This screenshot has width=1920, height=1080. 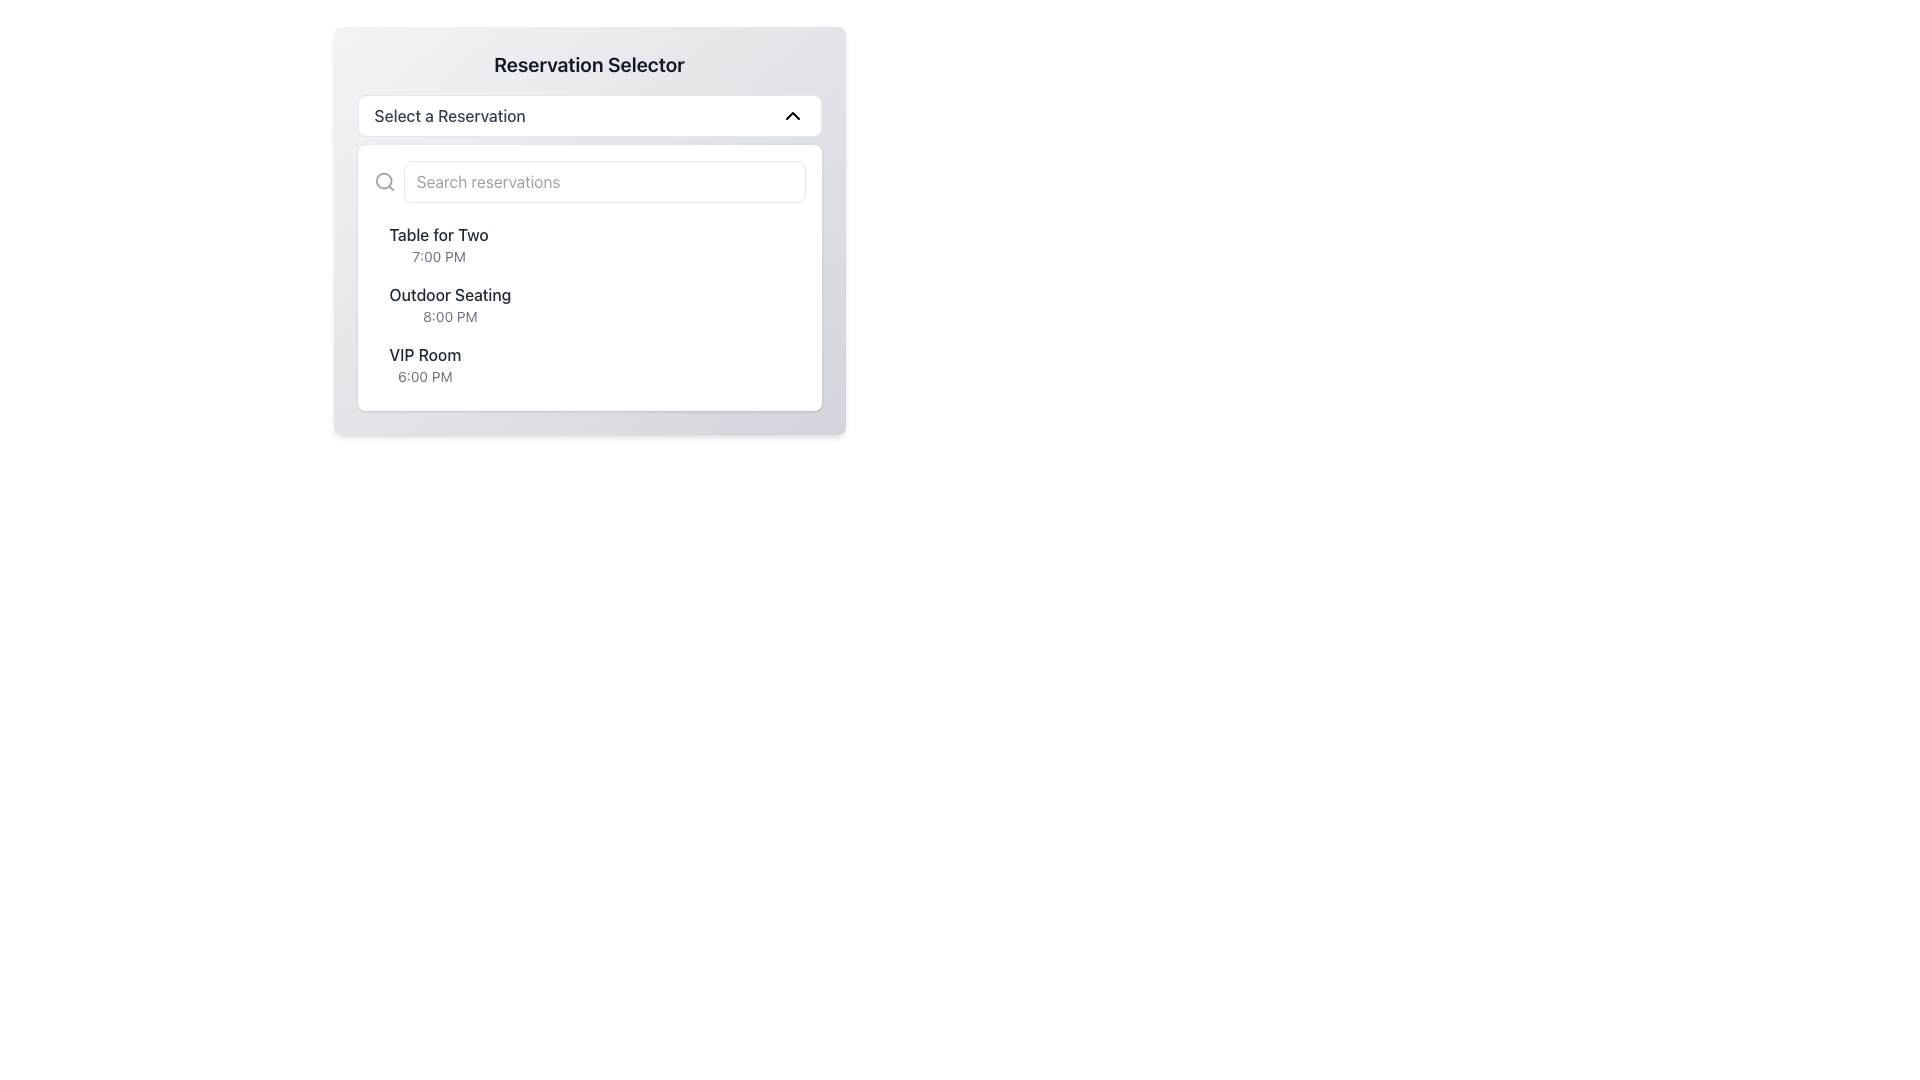 What do you see at coordinates (588, 181) in the screenshot?
I see `the search bar input field located below the 'Select a Reservation' dropdown to focus on it for entering keywords` at bounding box center [588, 181].